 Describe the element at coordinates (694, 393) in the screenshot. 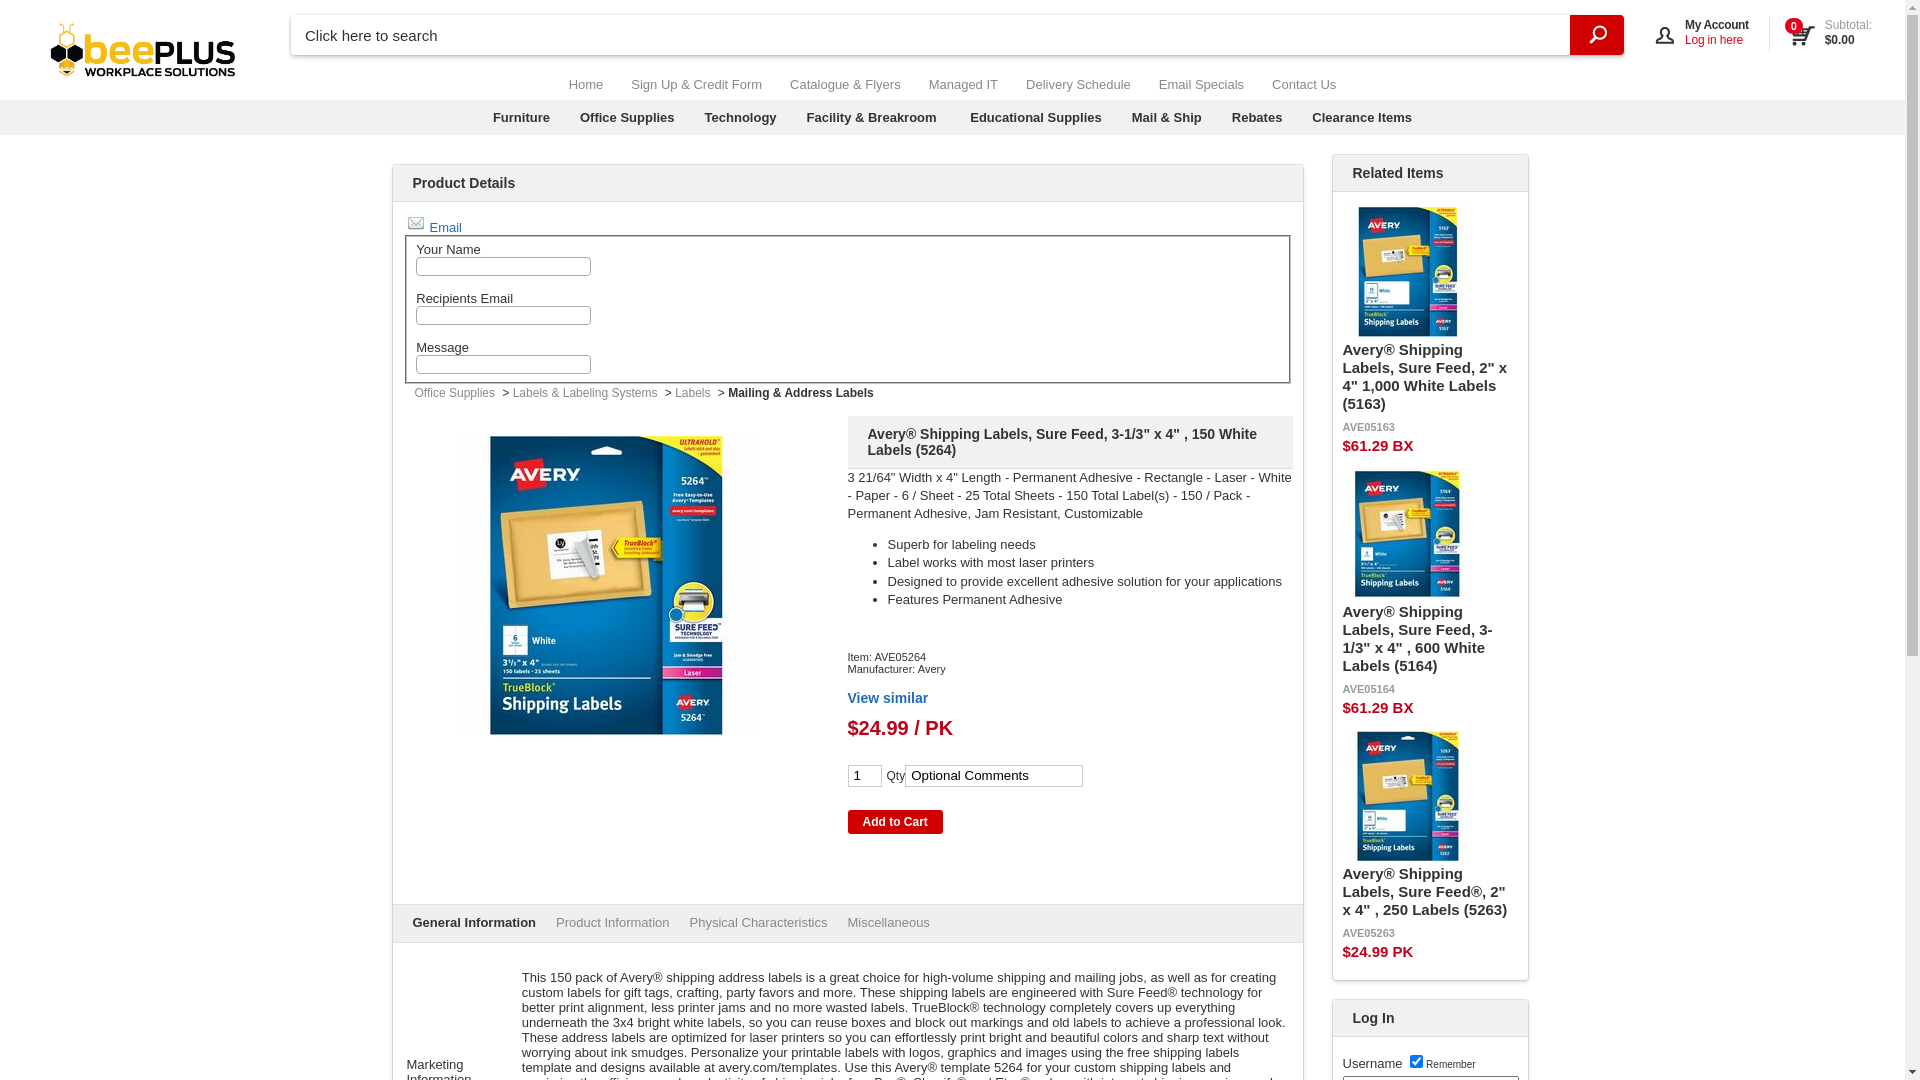

I see `'Labels'` at that location.